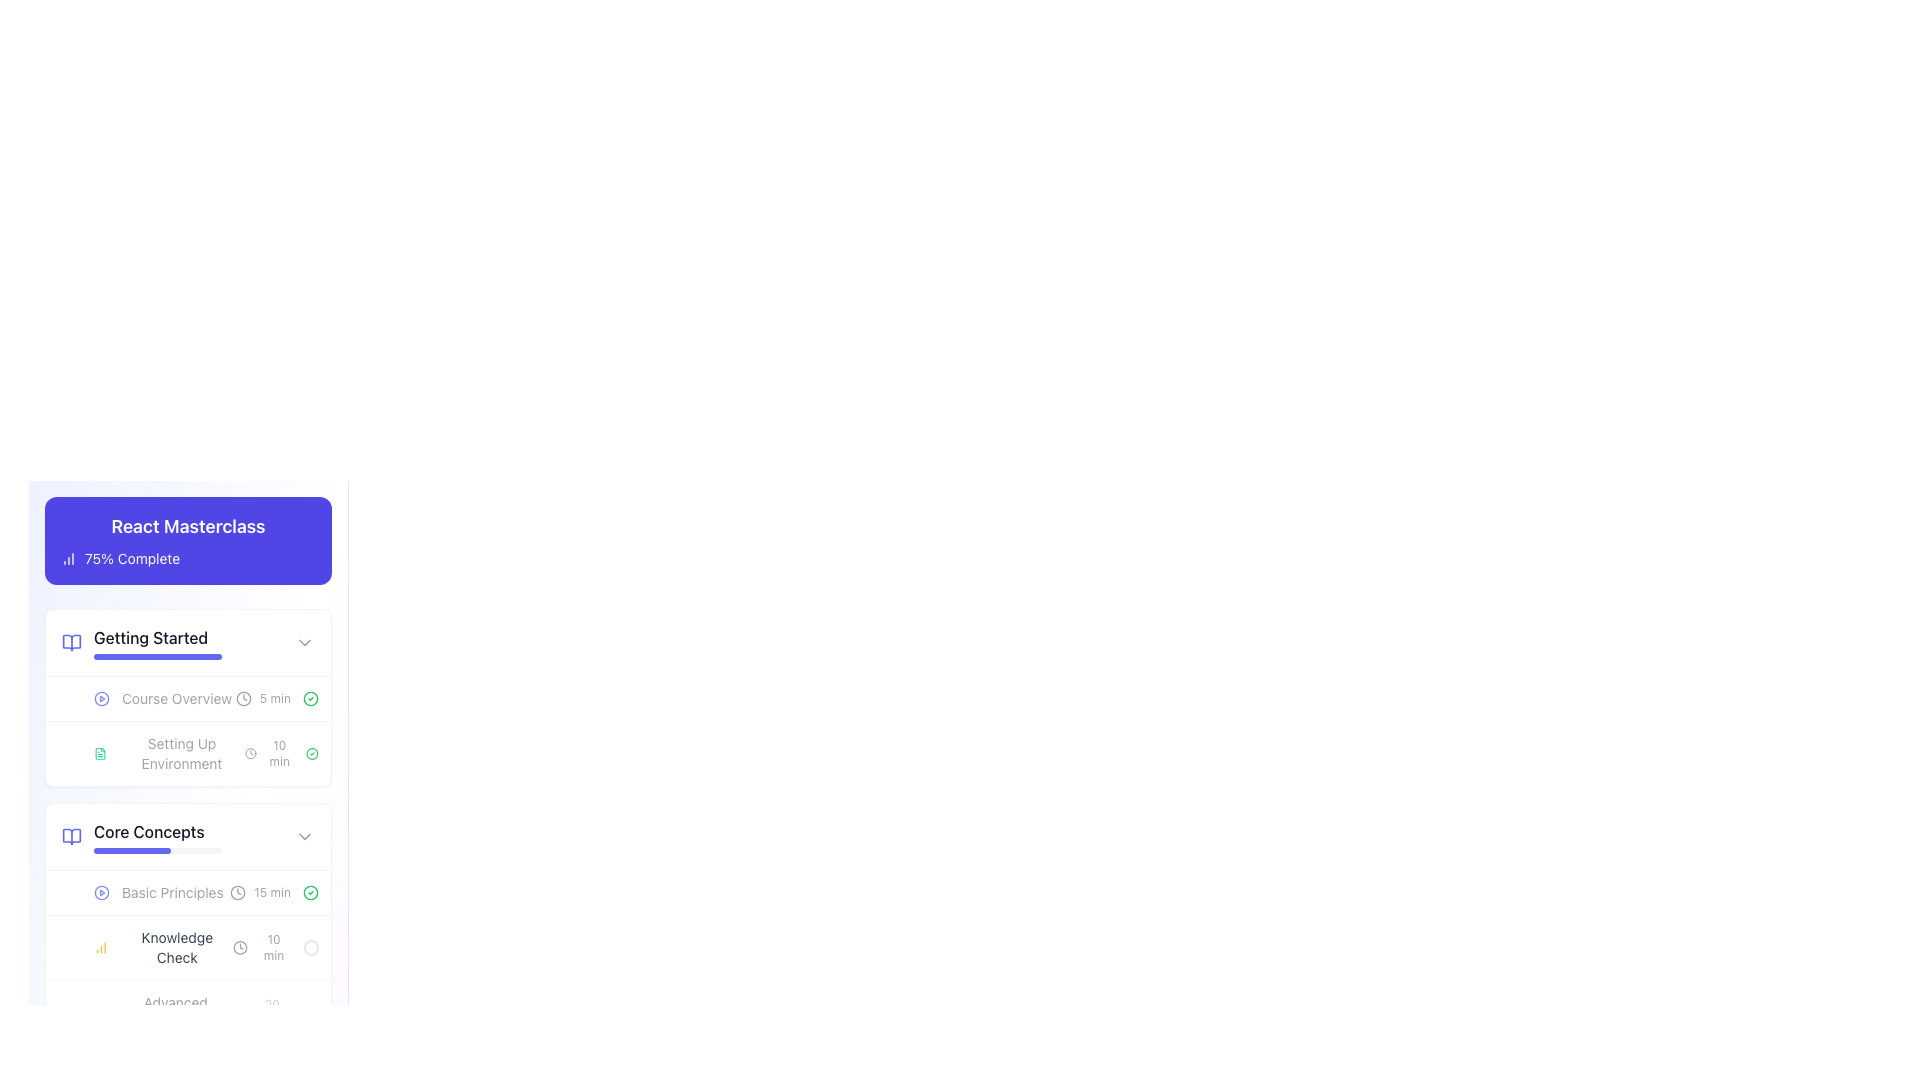 Image resolution: width=1920 pixels, height=1080 pixels. I want to click on the List item representing the module 'Setting Up Environment', so click(188, 753).